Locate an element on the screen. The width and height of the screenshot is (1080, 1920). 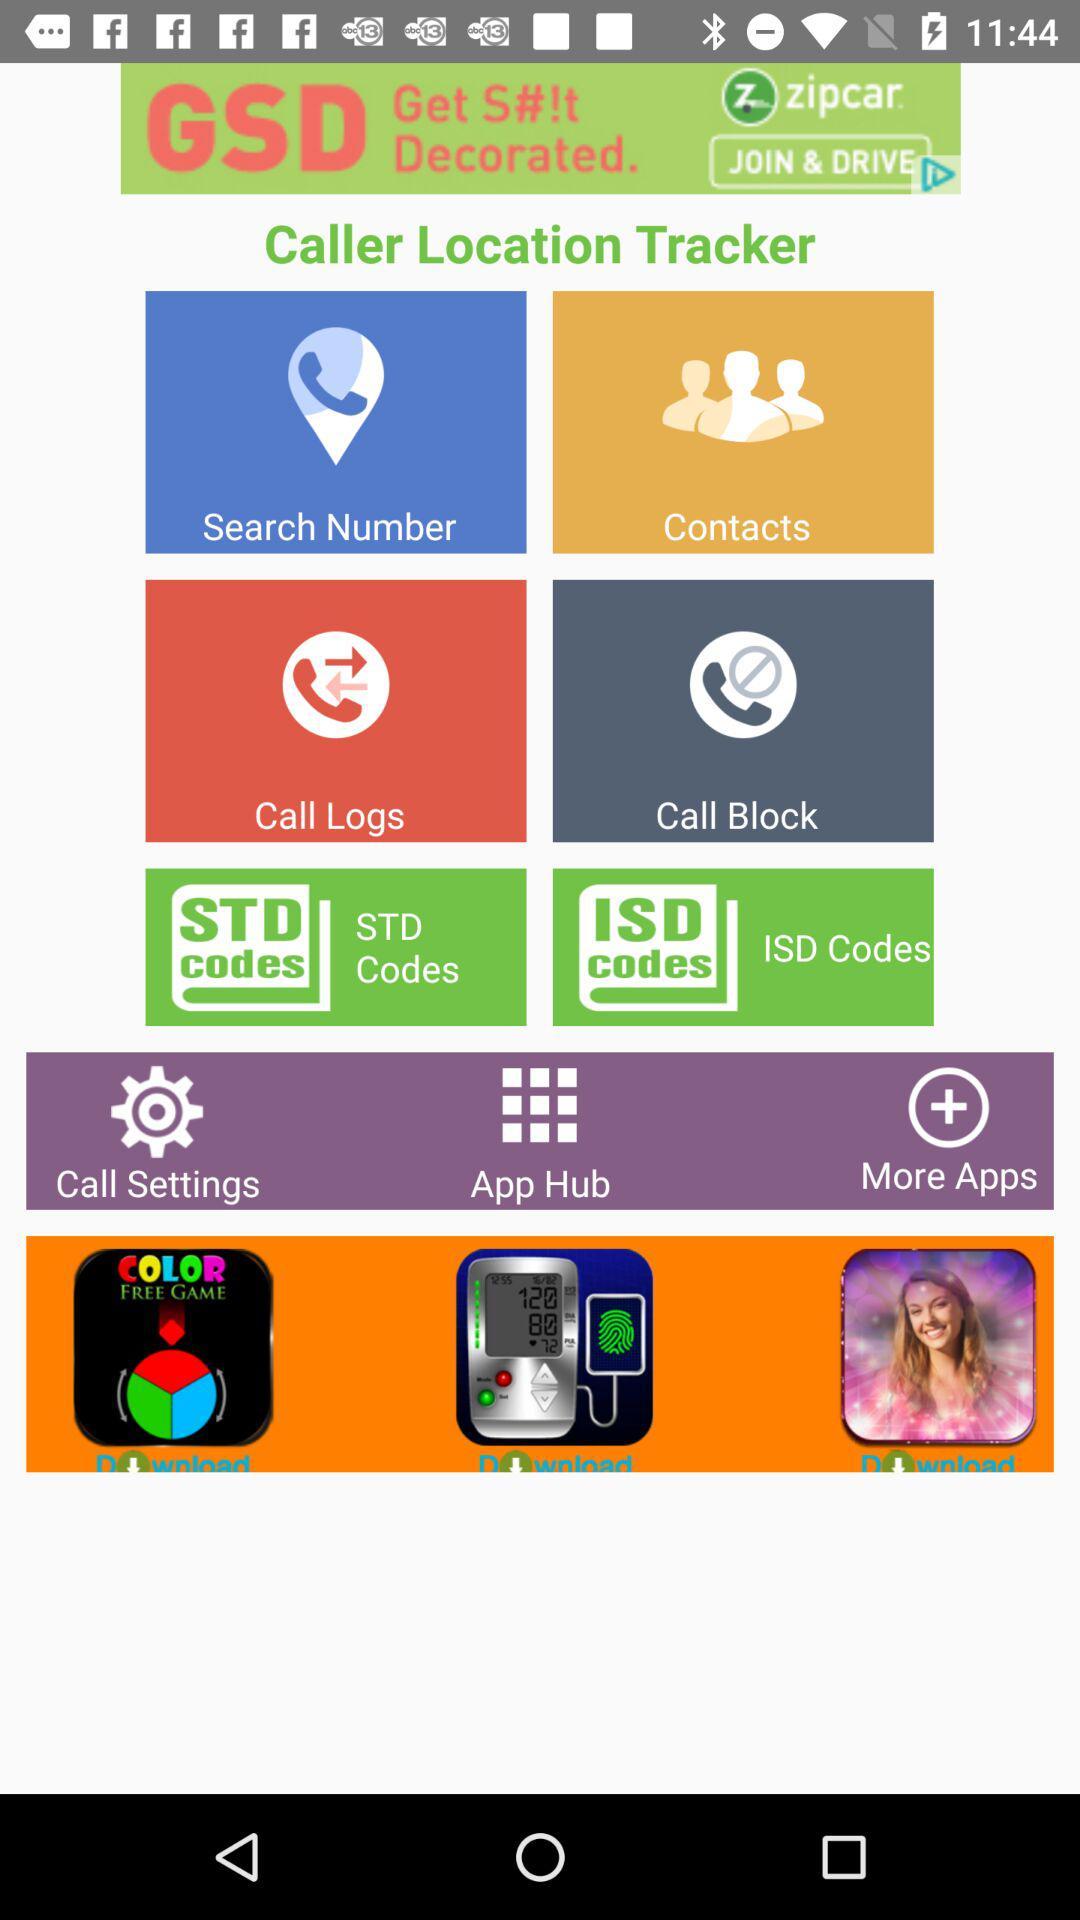
advertisement is located at coordinates (540, 127).